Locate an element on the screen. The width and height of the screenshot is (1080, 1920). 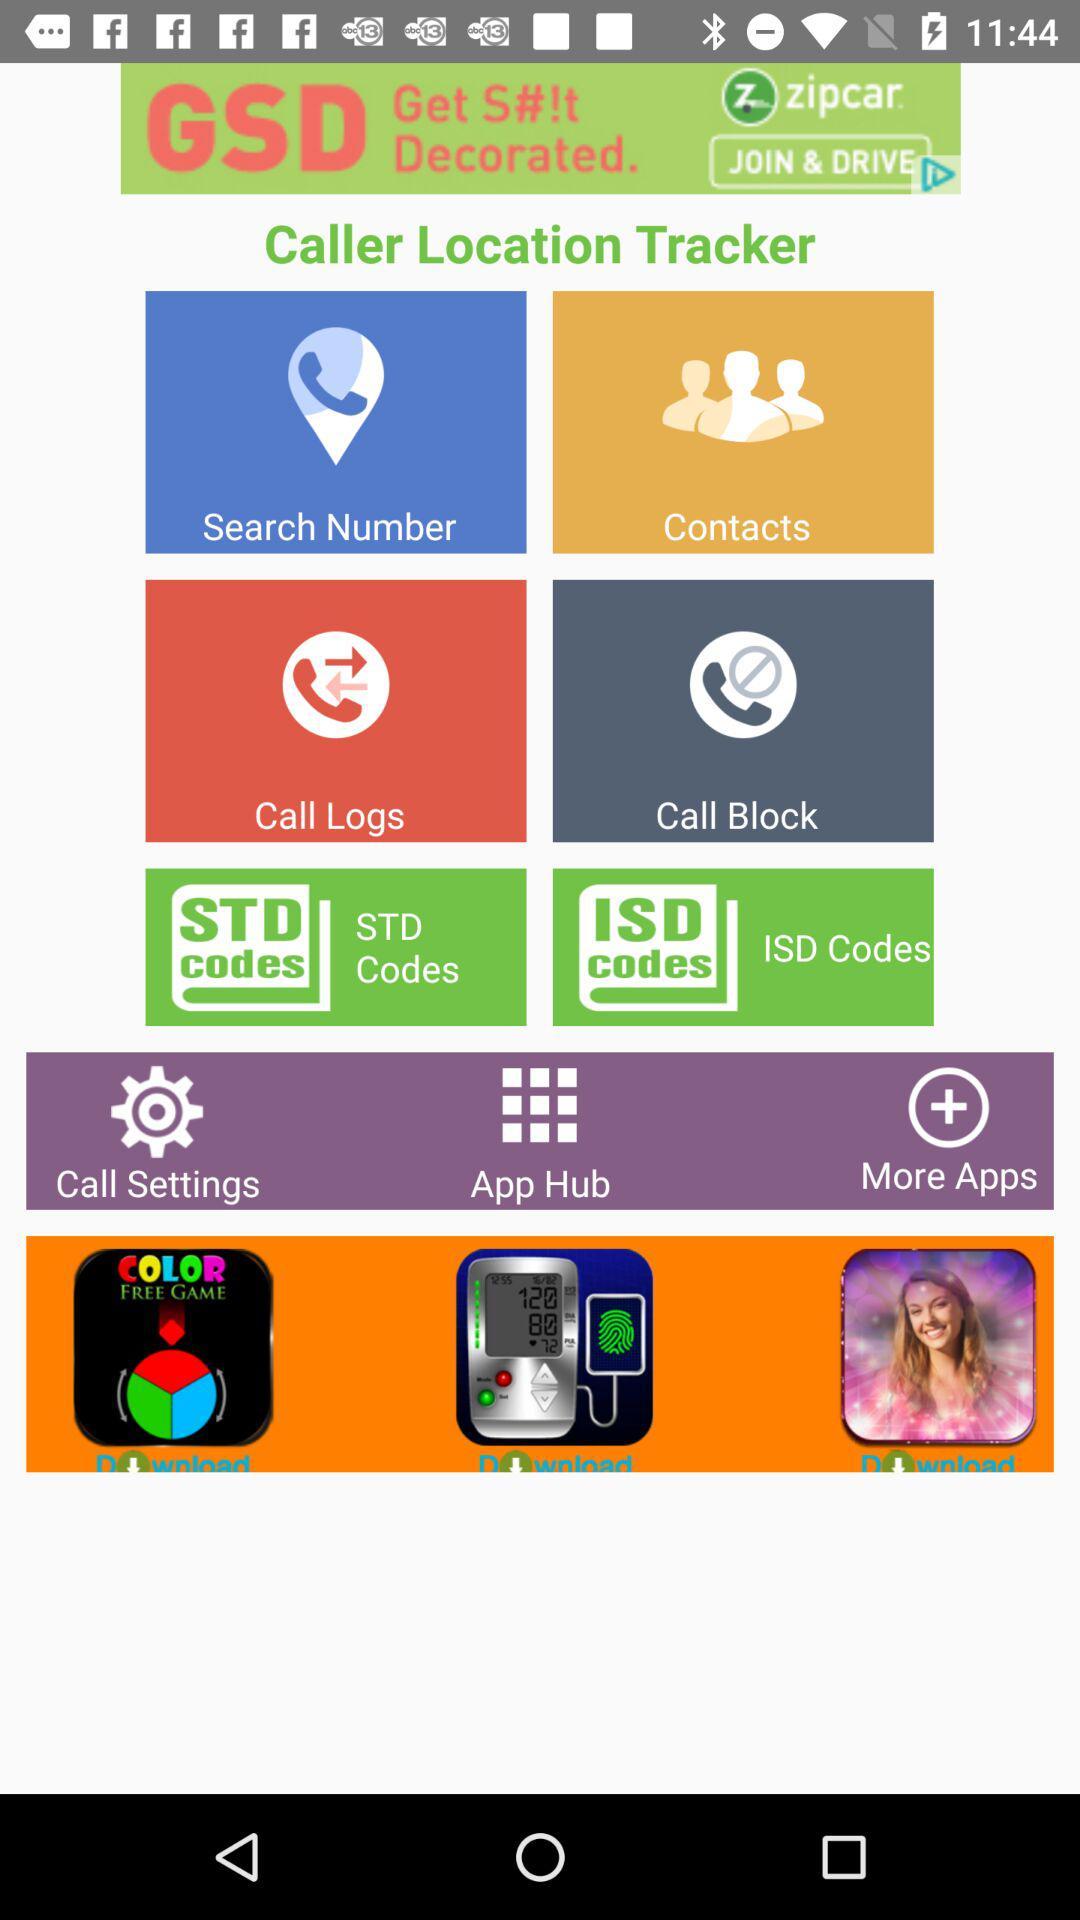
advertisement is located at coordinates (540, 127).